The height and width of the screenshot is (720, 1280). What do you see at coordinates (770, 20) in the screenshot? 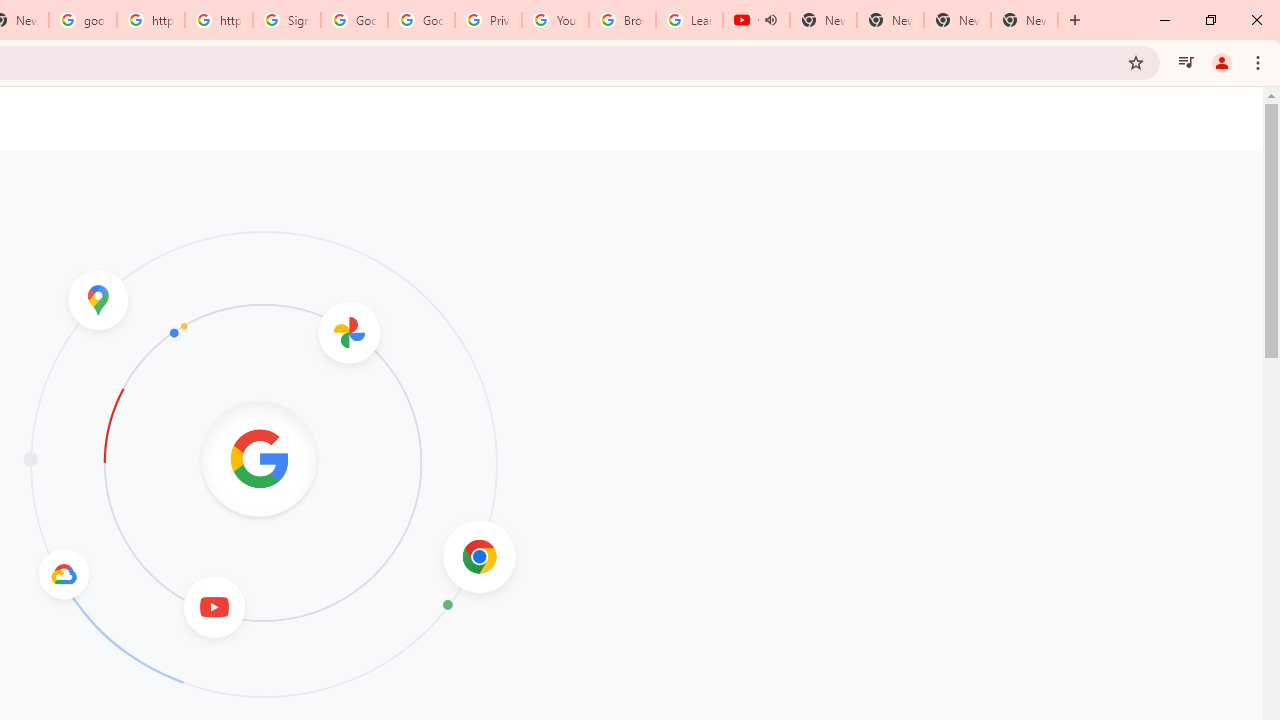
I see `'Mute tab'` at bounding box center [770, 20].